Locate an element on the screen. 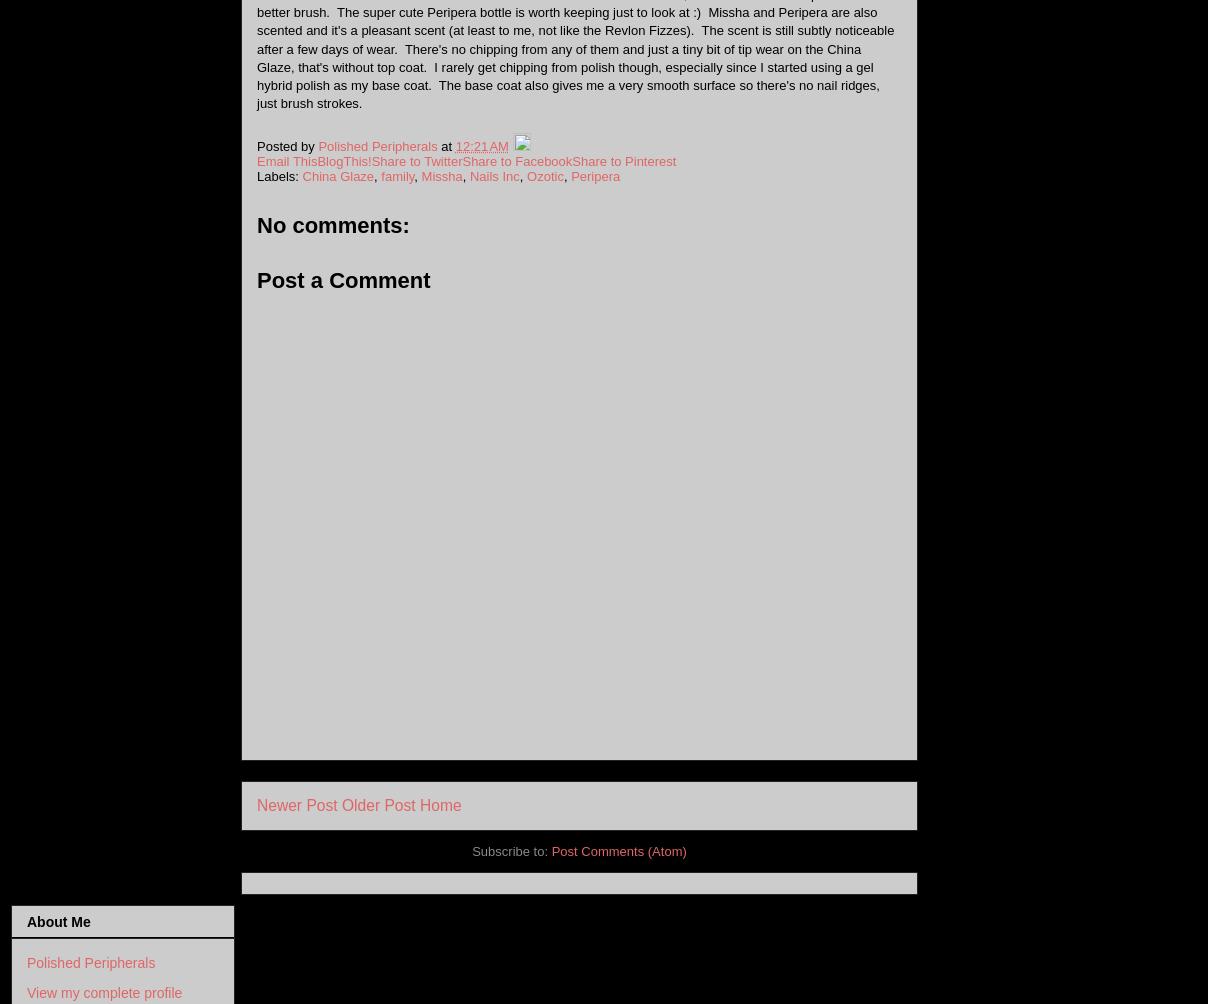  'Missha' is located at coordinates (419, 174).